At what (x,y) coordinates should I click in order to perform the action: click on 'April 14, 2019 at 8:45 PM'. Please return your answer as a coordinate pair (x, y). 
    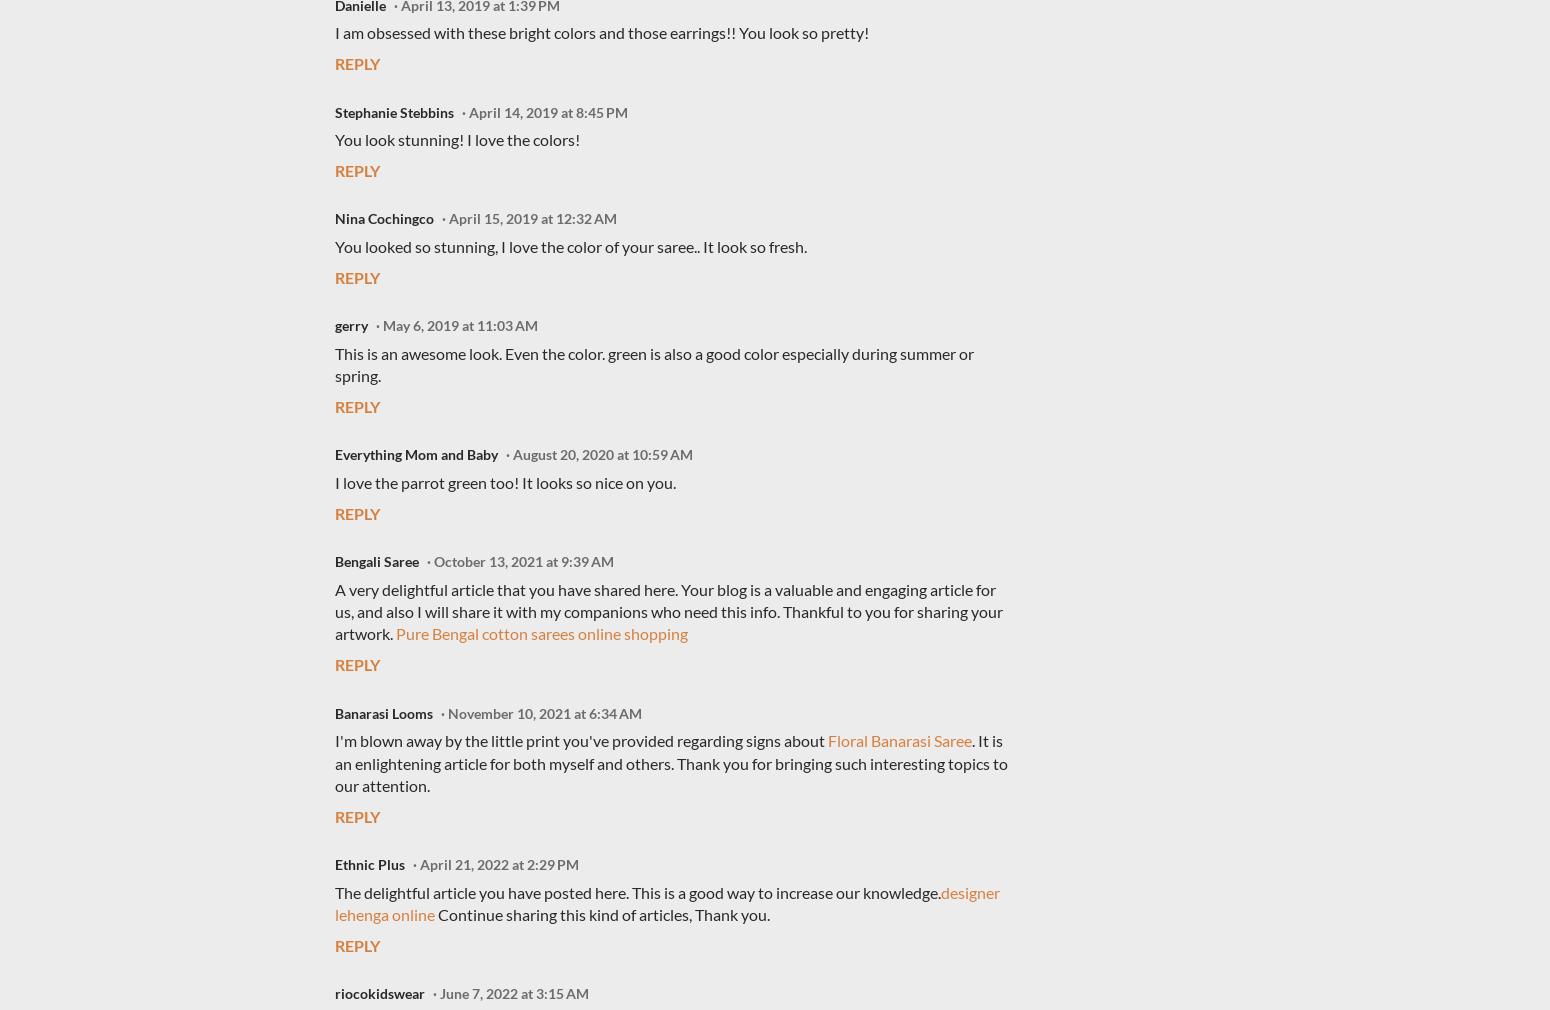
    Looking at the image, I should click on (548, 110).